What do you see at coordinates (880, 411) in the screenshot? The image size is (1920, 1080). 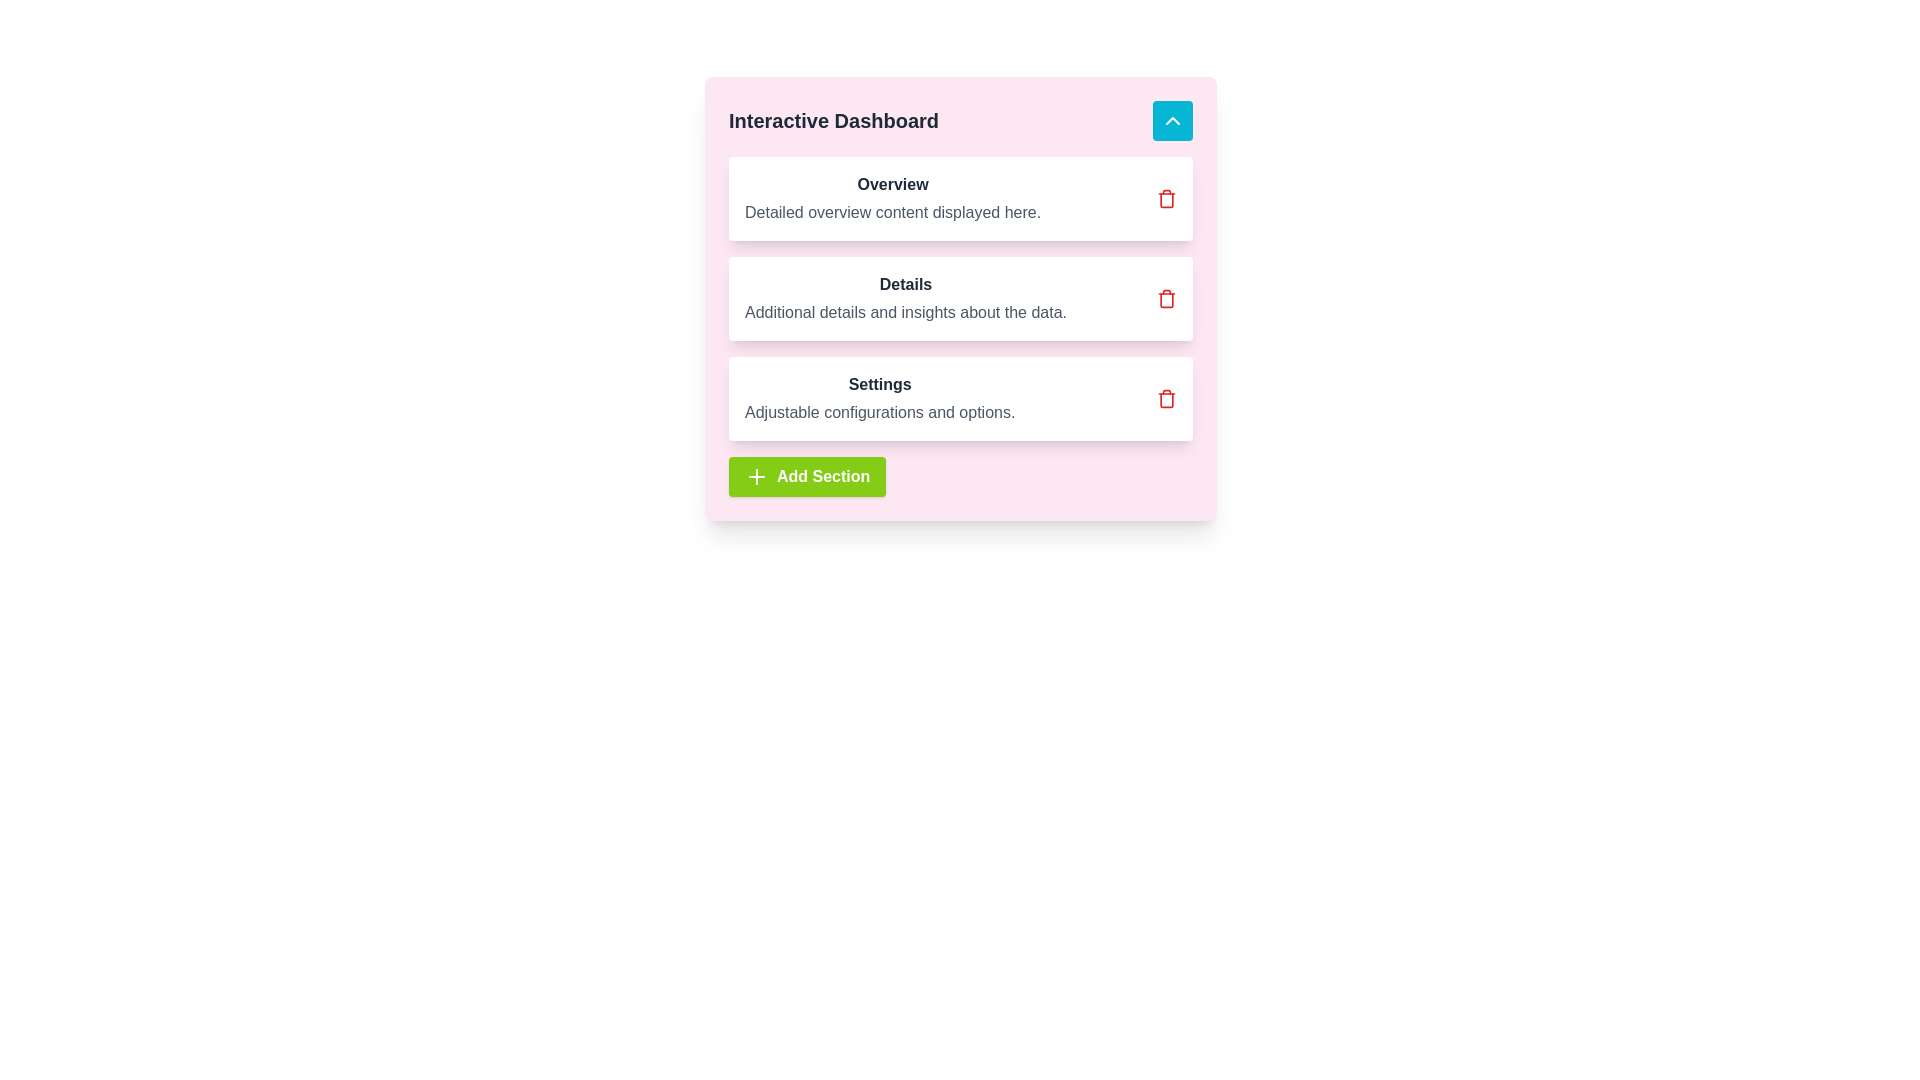 I see `the descriptive text label located below the 'Settings' heading in the 'Interactive Dashboard' panel` at bounding box center [880, 411].